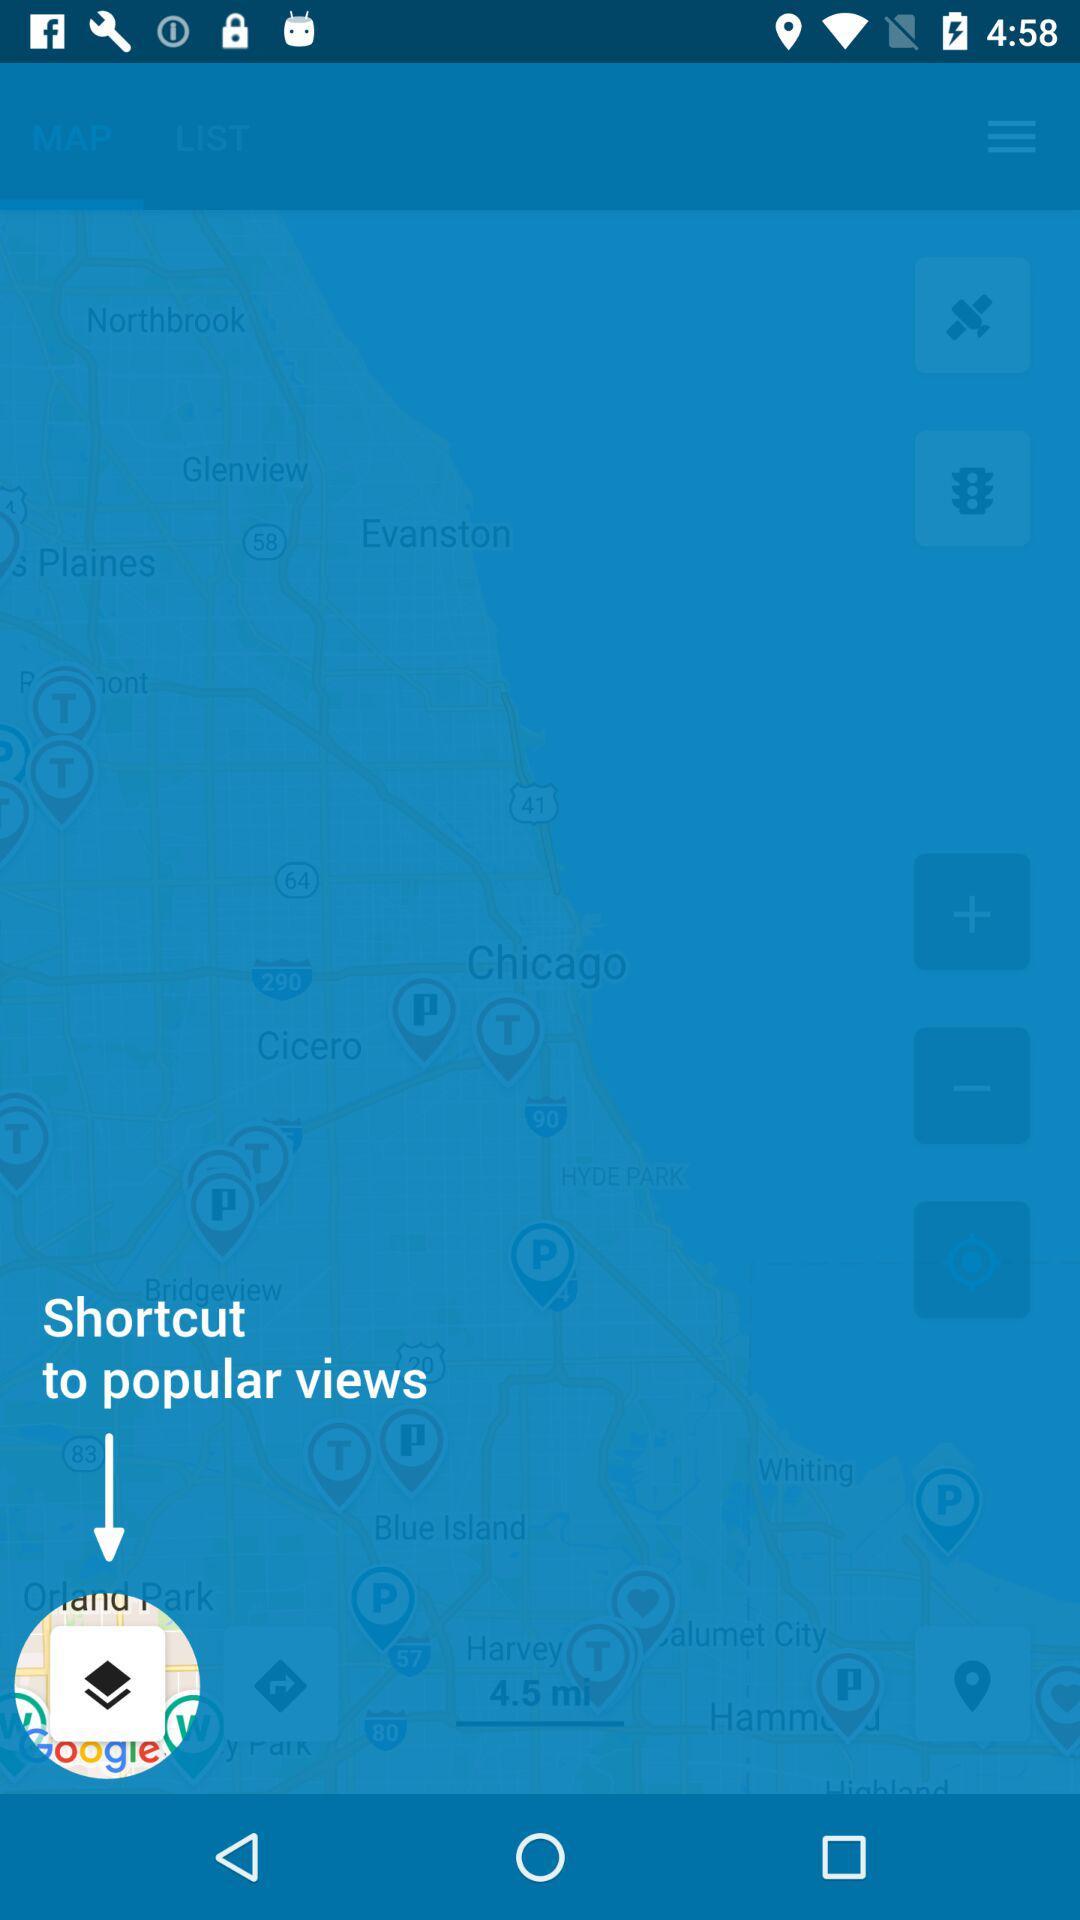 This screenshot has width=1080, height=1920. Describe the element at coordinates (971, 1261) in the screenshot. I see `the item next to shortcut to popular item` at that location.